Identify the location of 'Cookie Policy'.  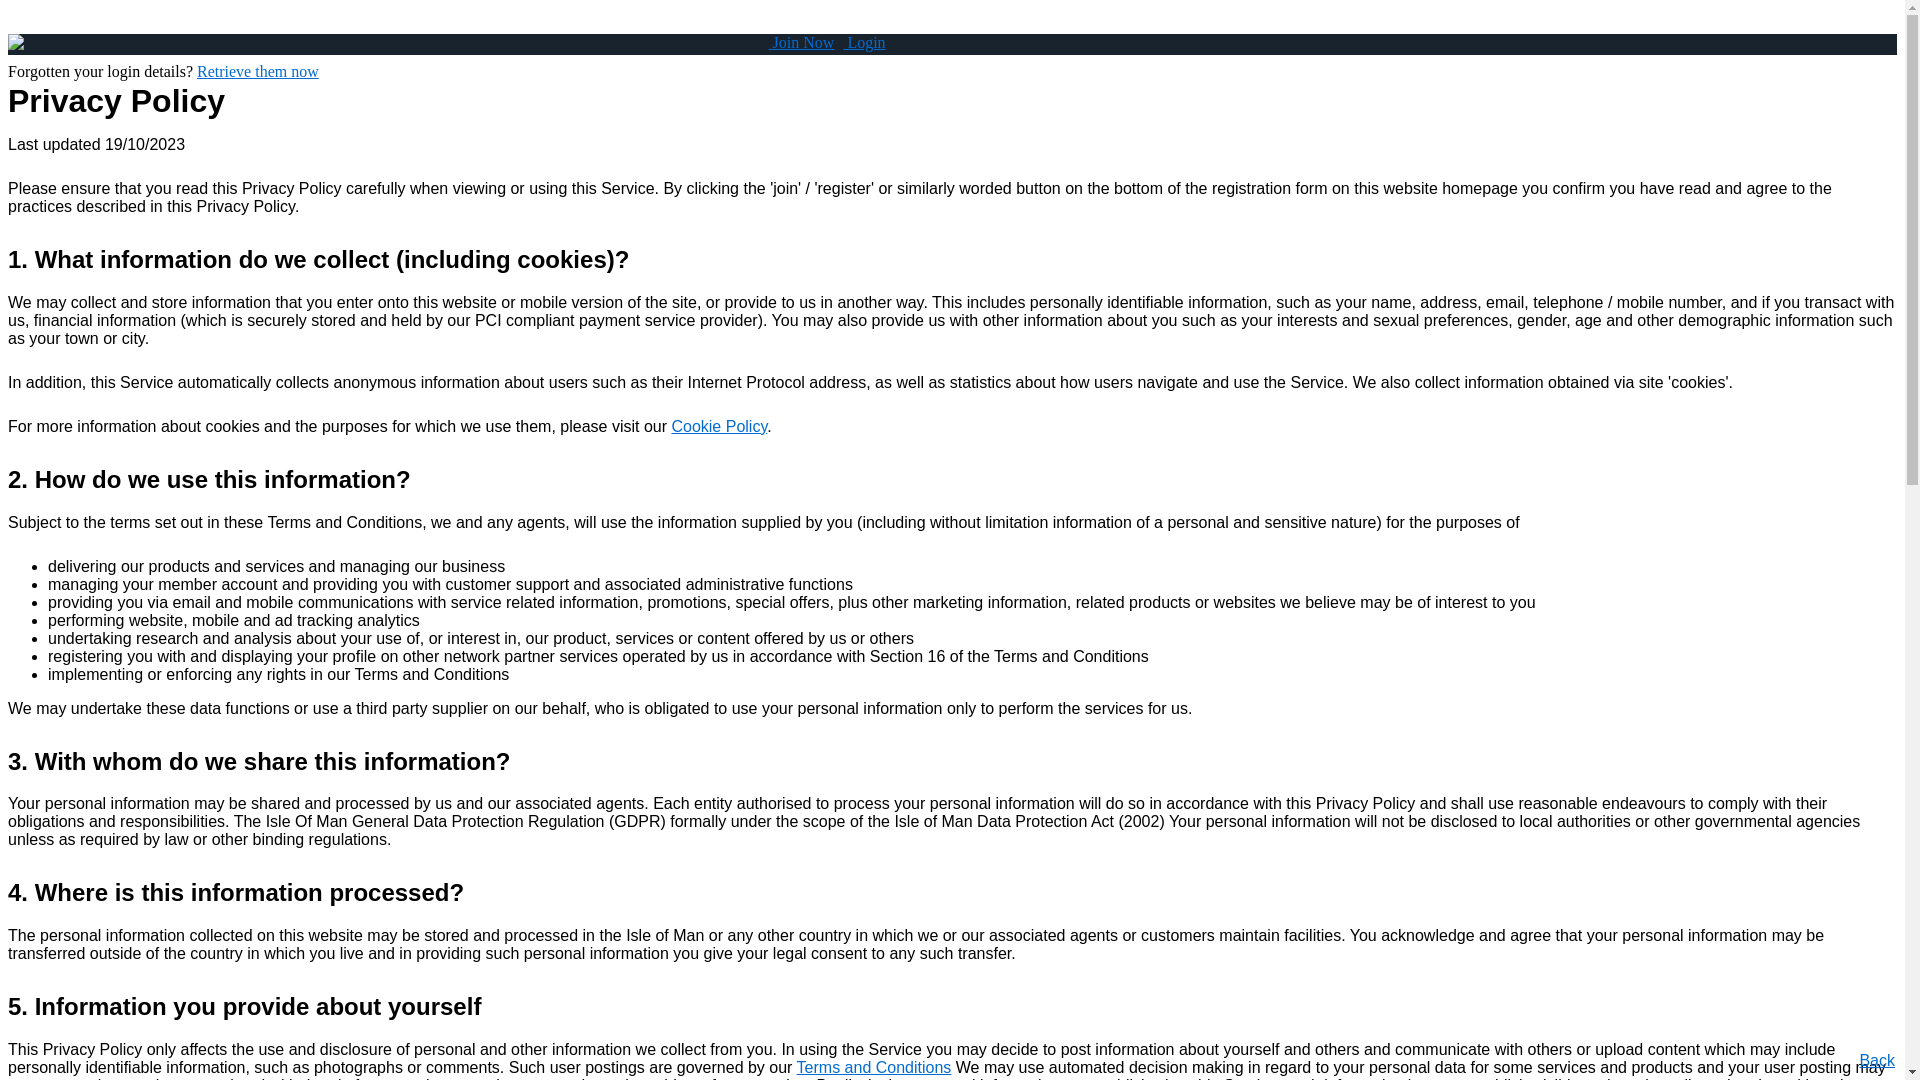
(719, 425).